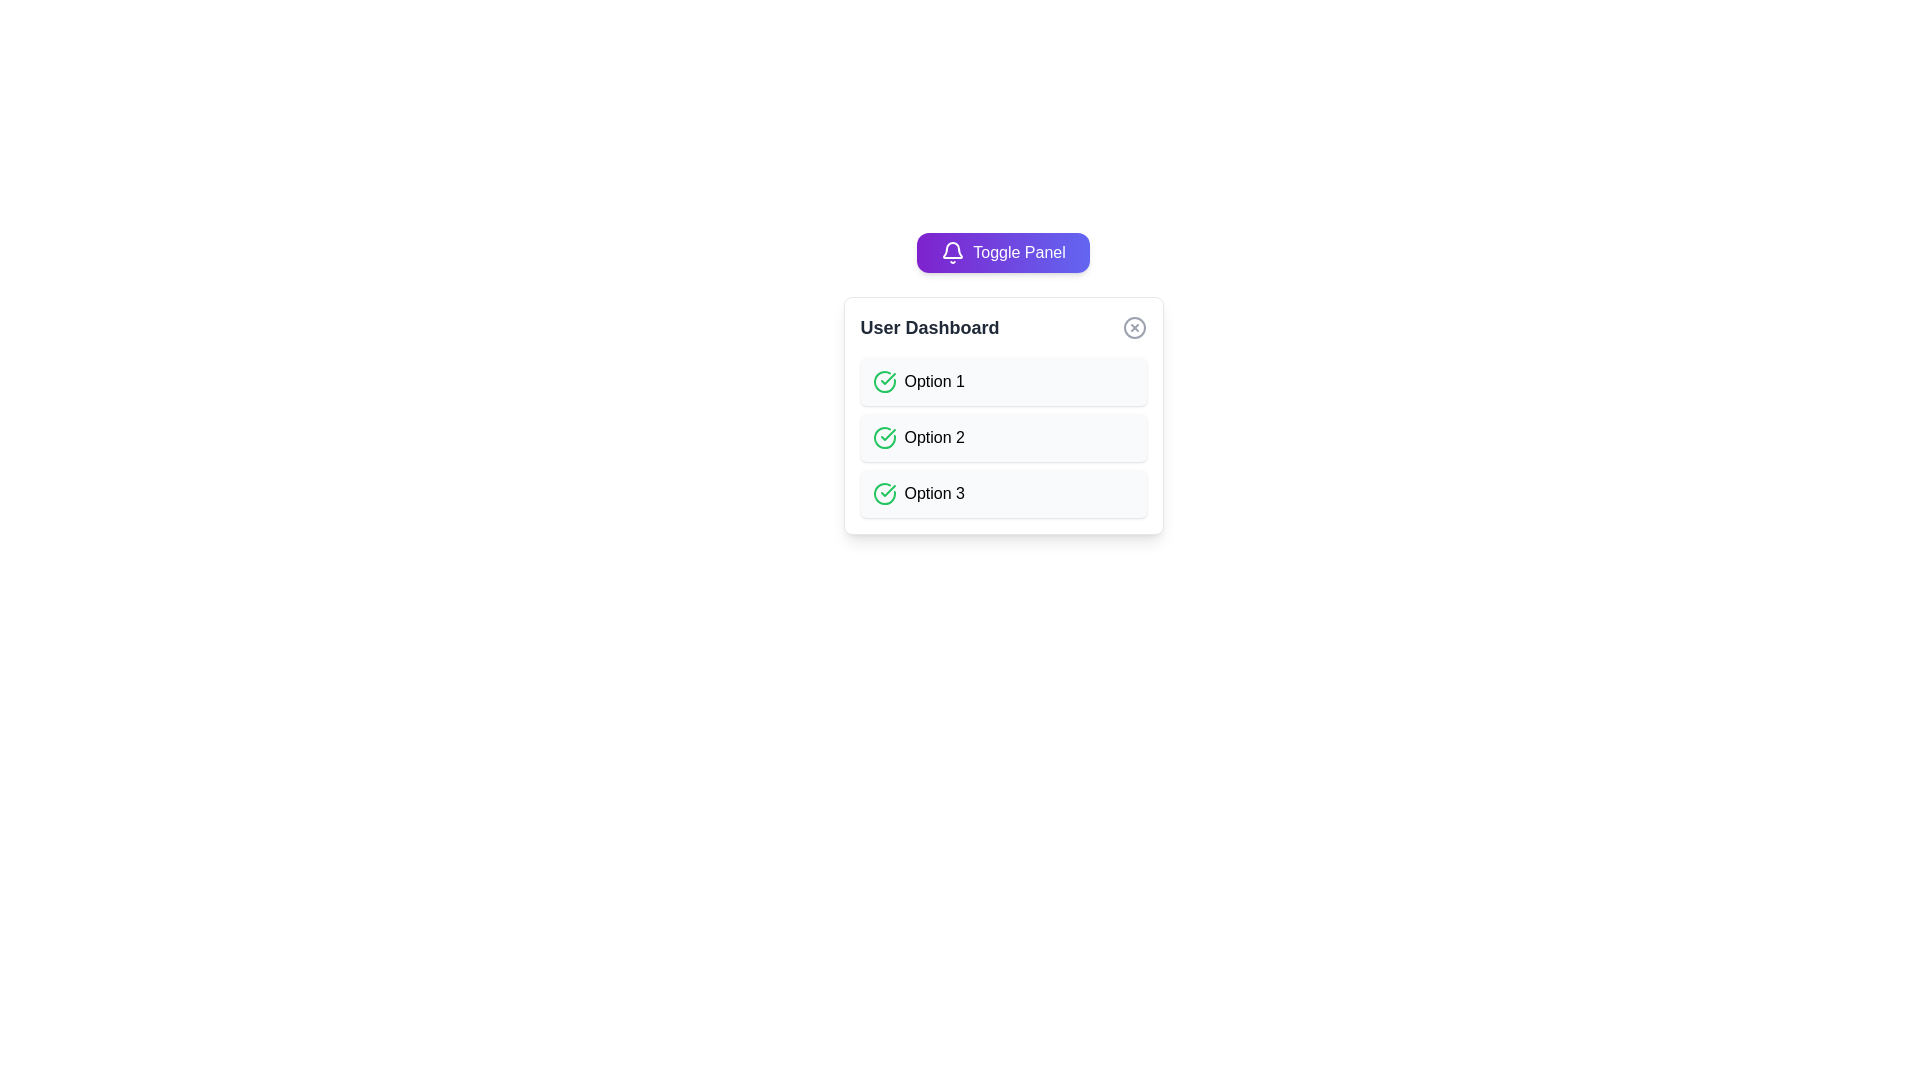 The height and width of the screenshot is (1080, 1920). I want to click on the circular close button with a gray border and an 'X' mark inside, located in the top-right corner of the 'User Dashboard' card, so click(1134, 326).